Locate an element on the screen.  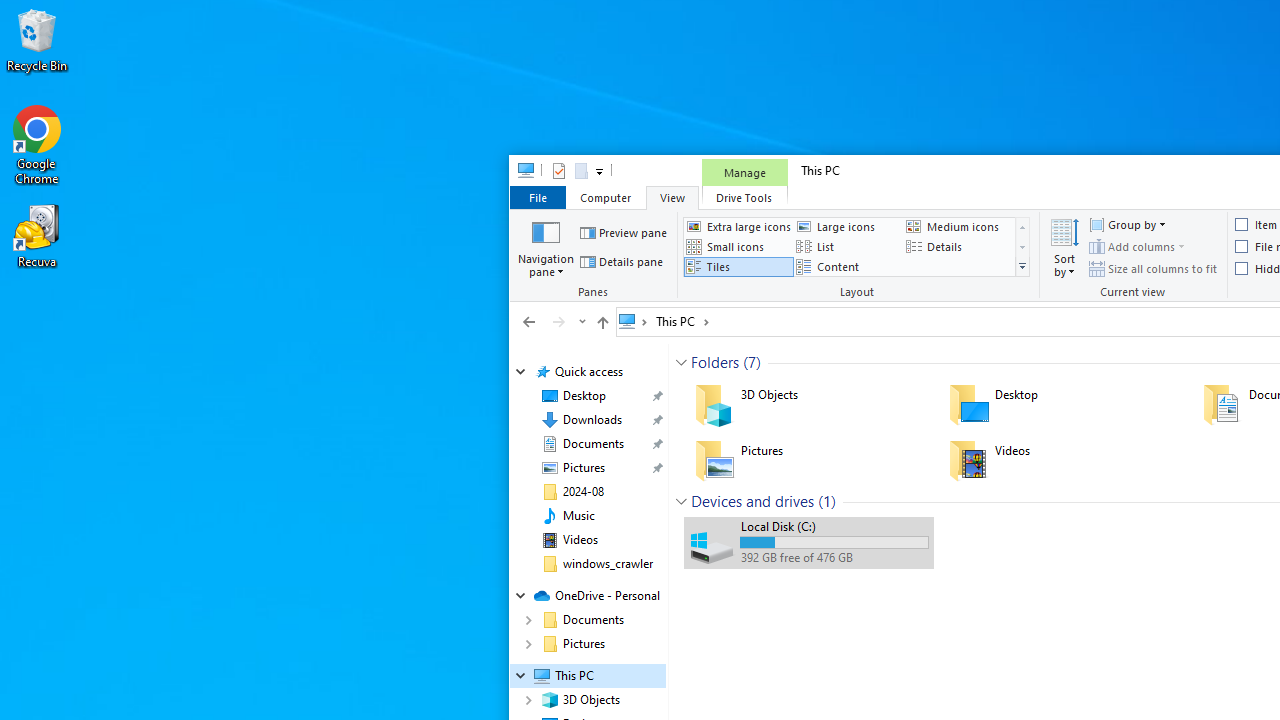
'Pictures (pinned)' is located at coordinates (582, 468).